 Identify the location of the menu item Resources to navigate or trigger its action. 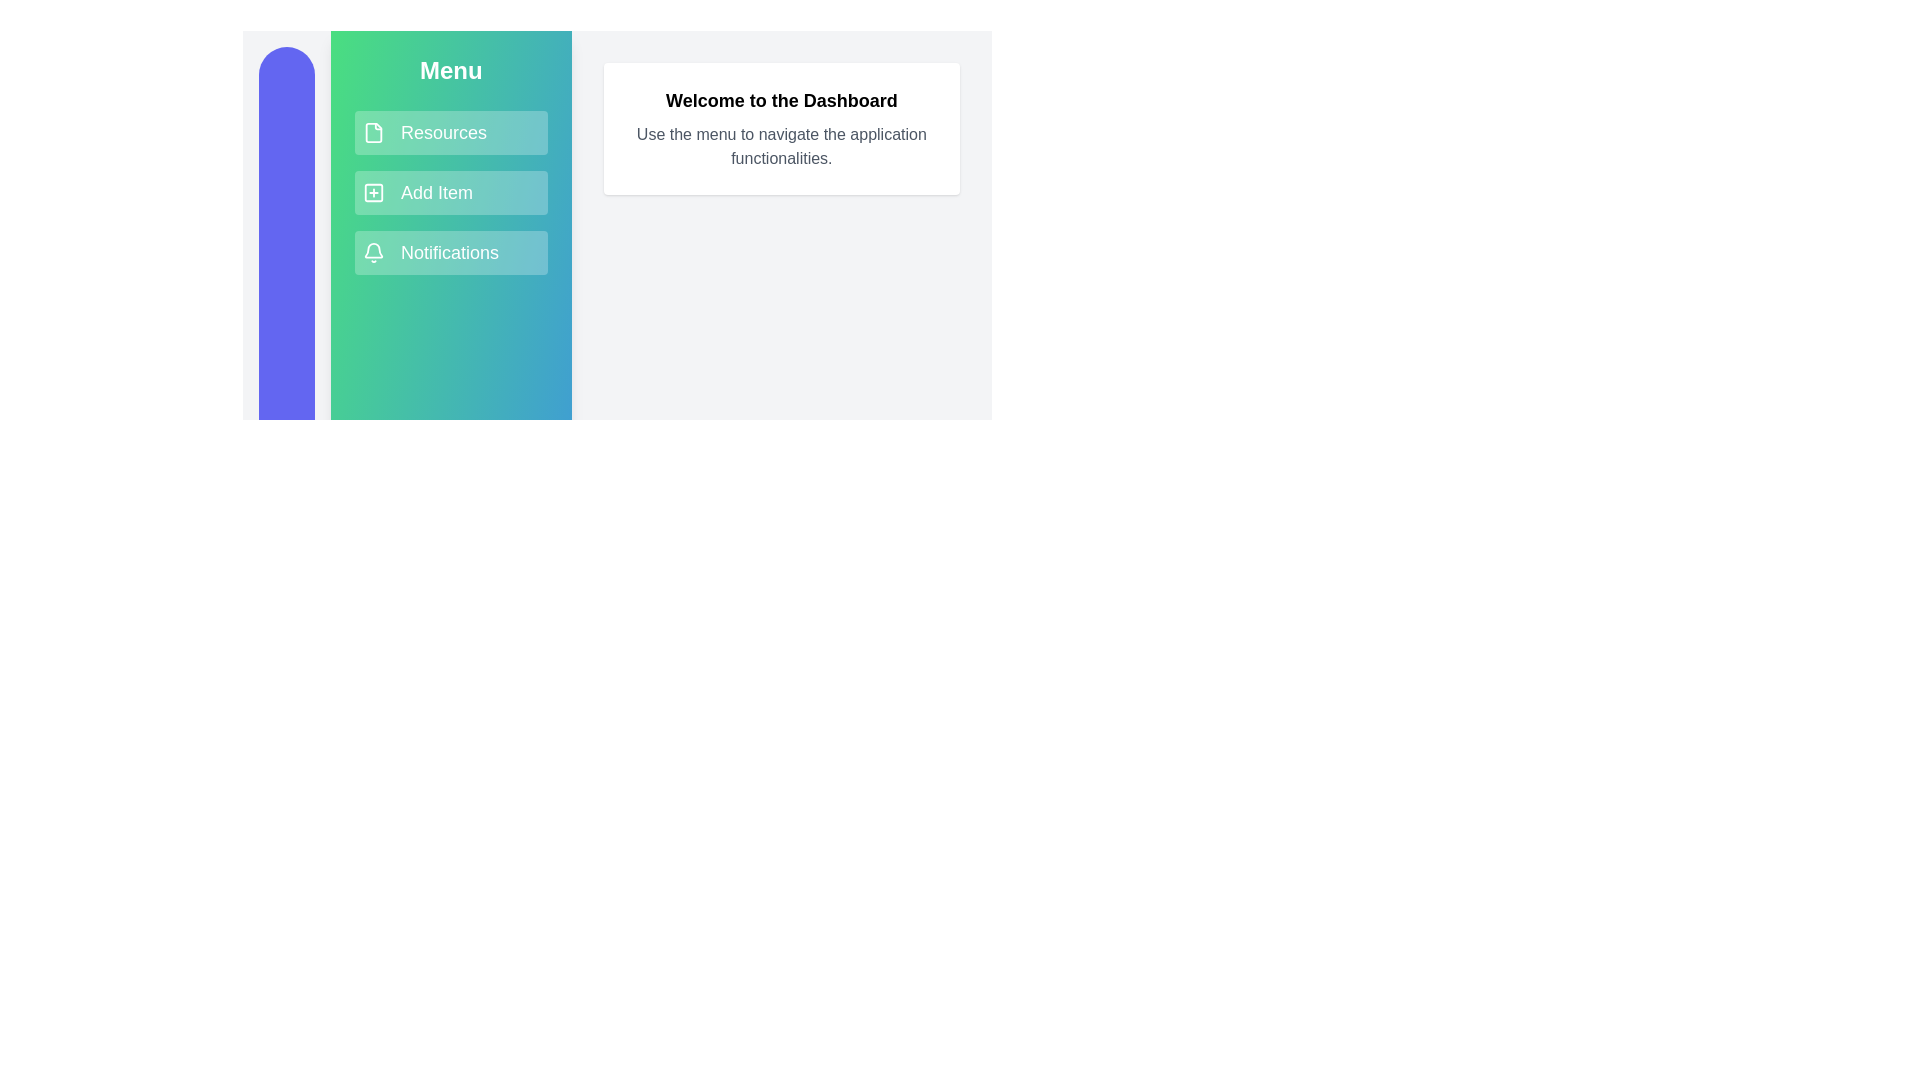
(450, 132).